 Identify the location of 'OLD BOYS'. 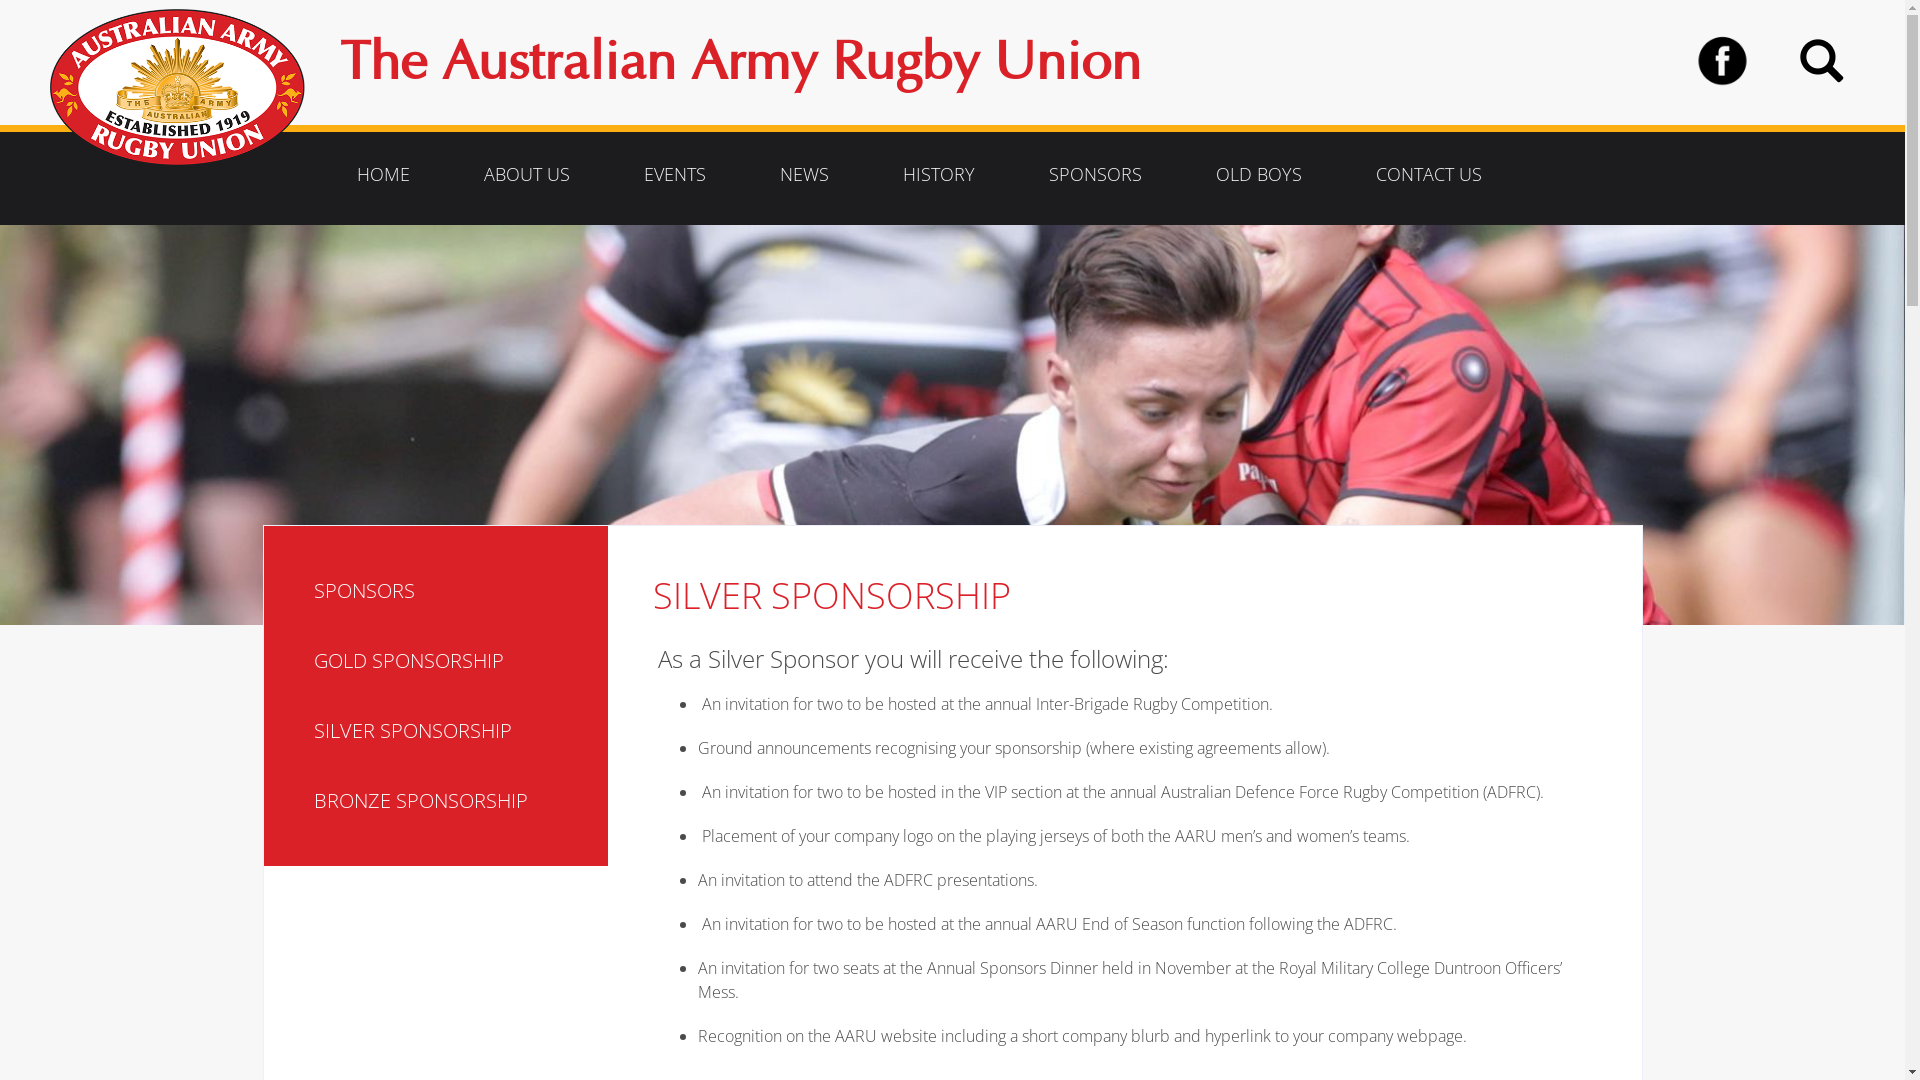
(1257, 172).